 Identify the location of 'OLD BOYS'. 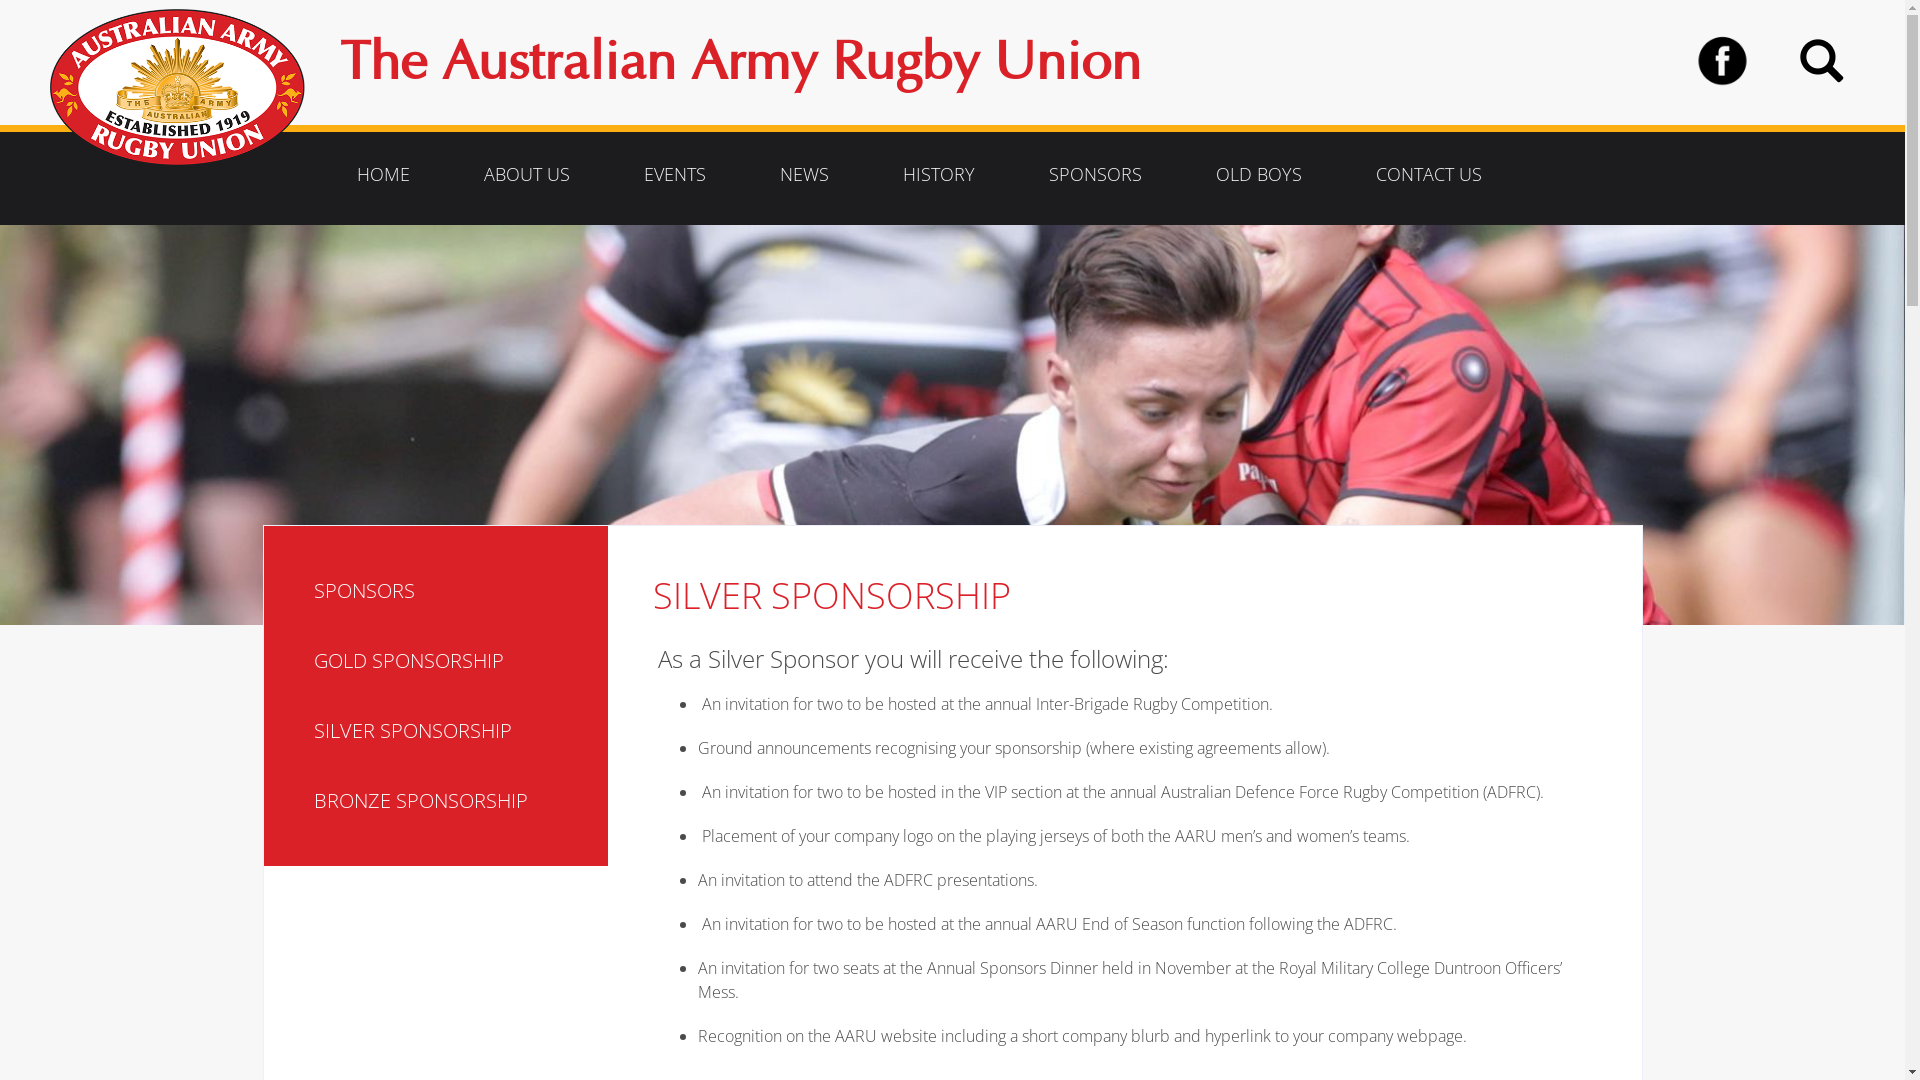
(1257, 172).